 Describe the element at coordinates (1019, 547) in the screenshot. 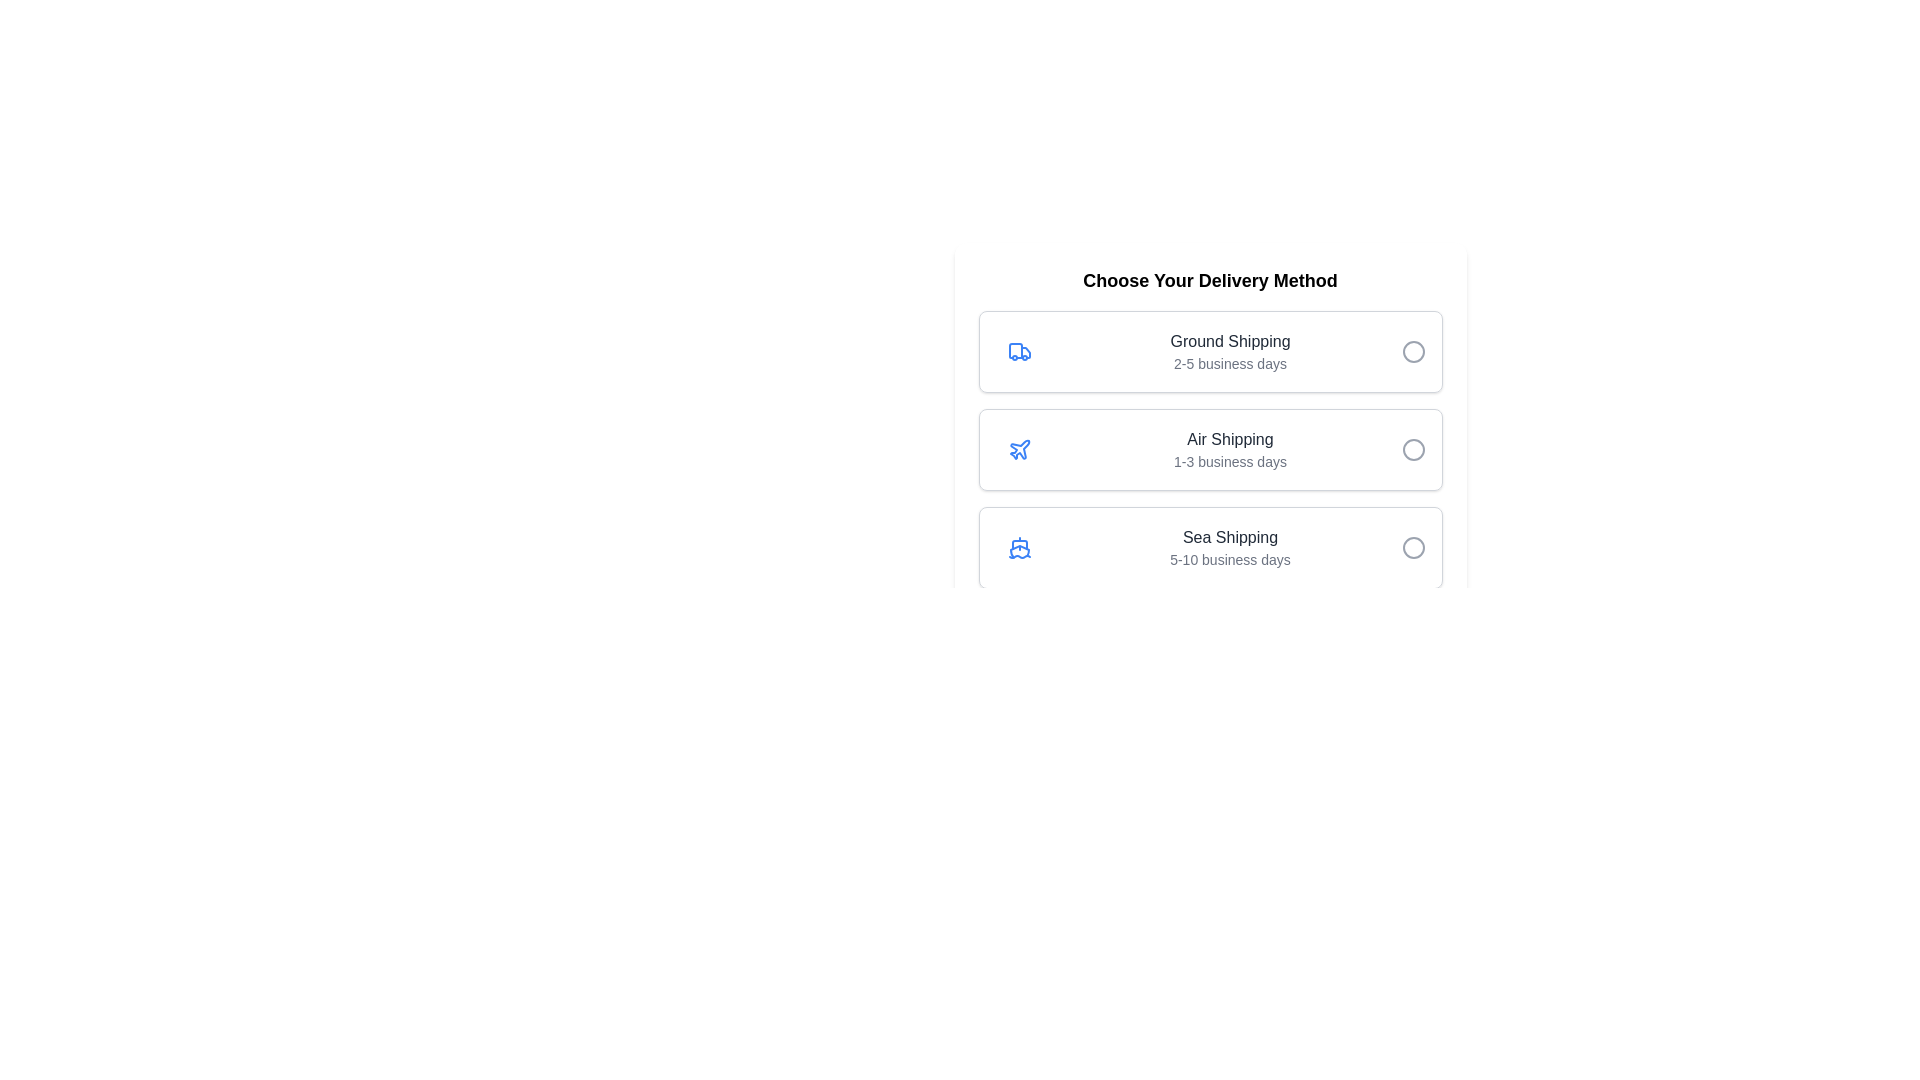

I see `the appearance of the blue ship icon located within the 'Sea Shipping' option of the delivery method selection menu` at that location.